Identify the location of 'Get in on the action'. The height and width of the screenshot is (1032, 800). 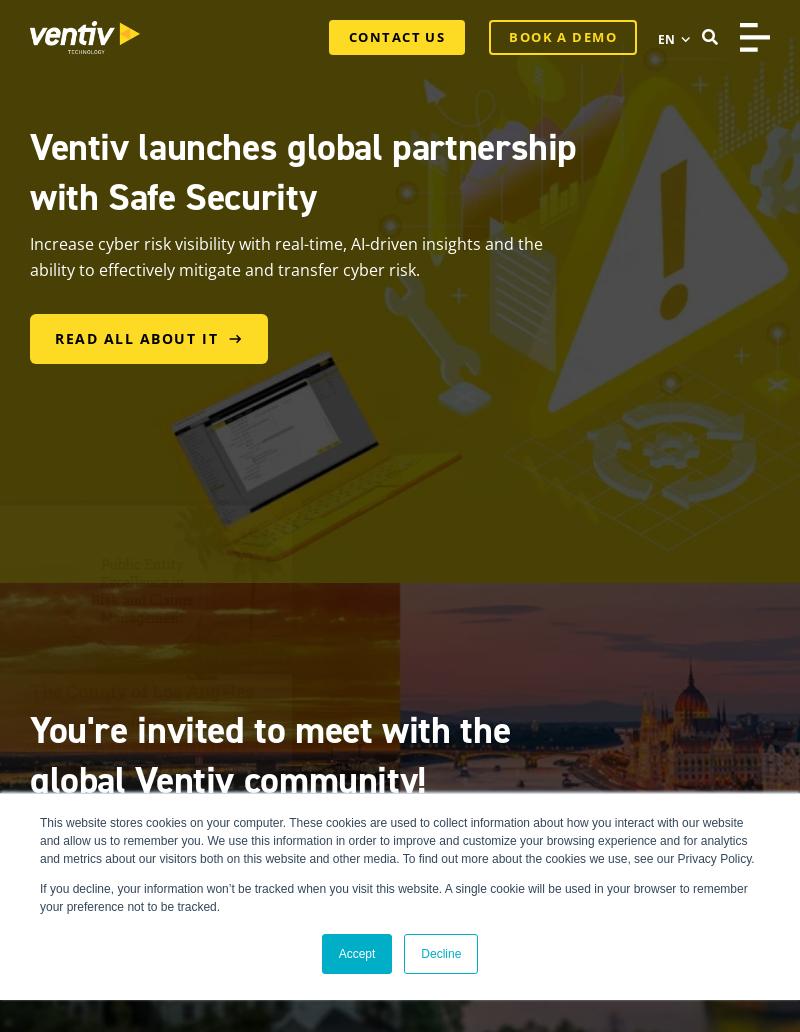
(150, 946).